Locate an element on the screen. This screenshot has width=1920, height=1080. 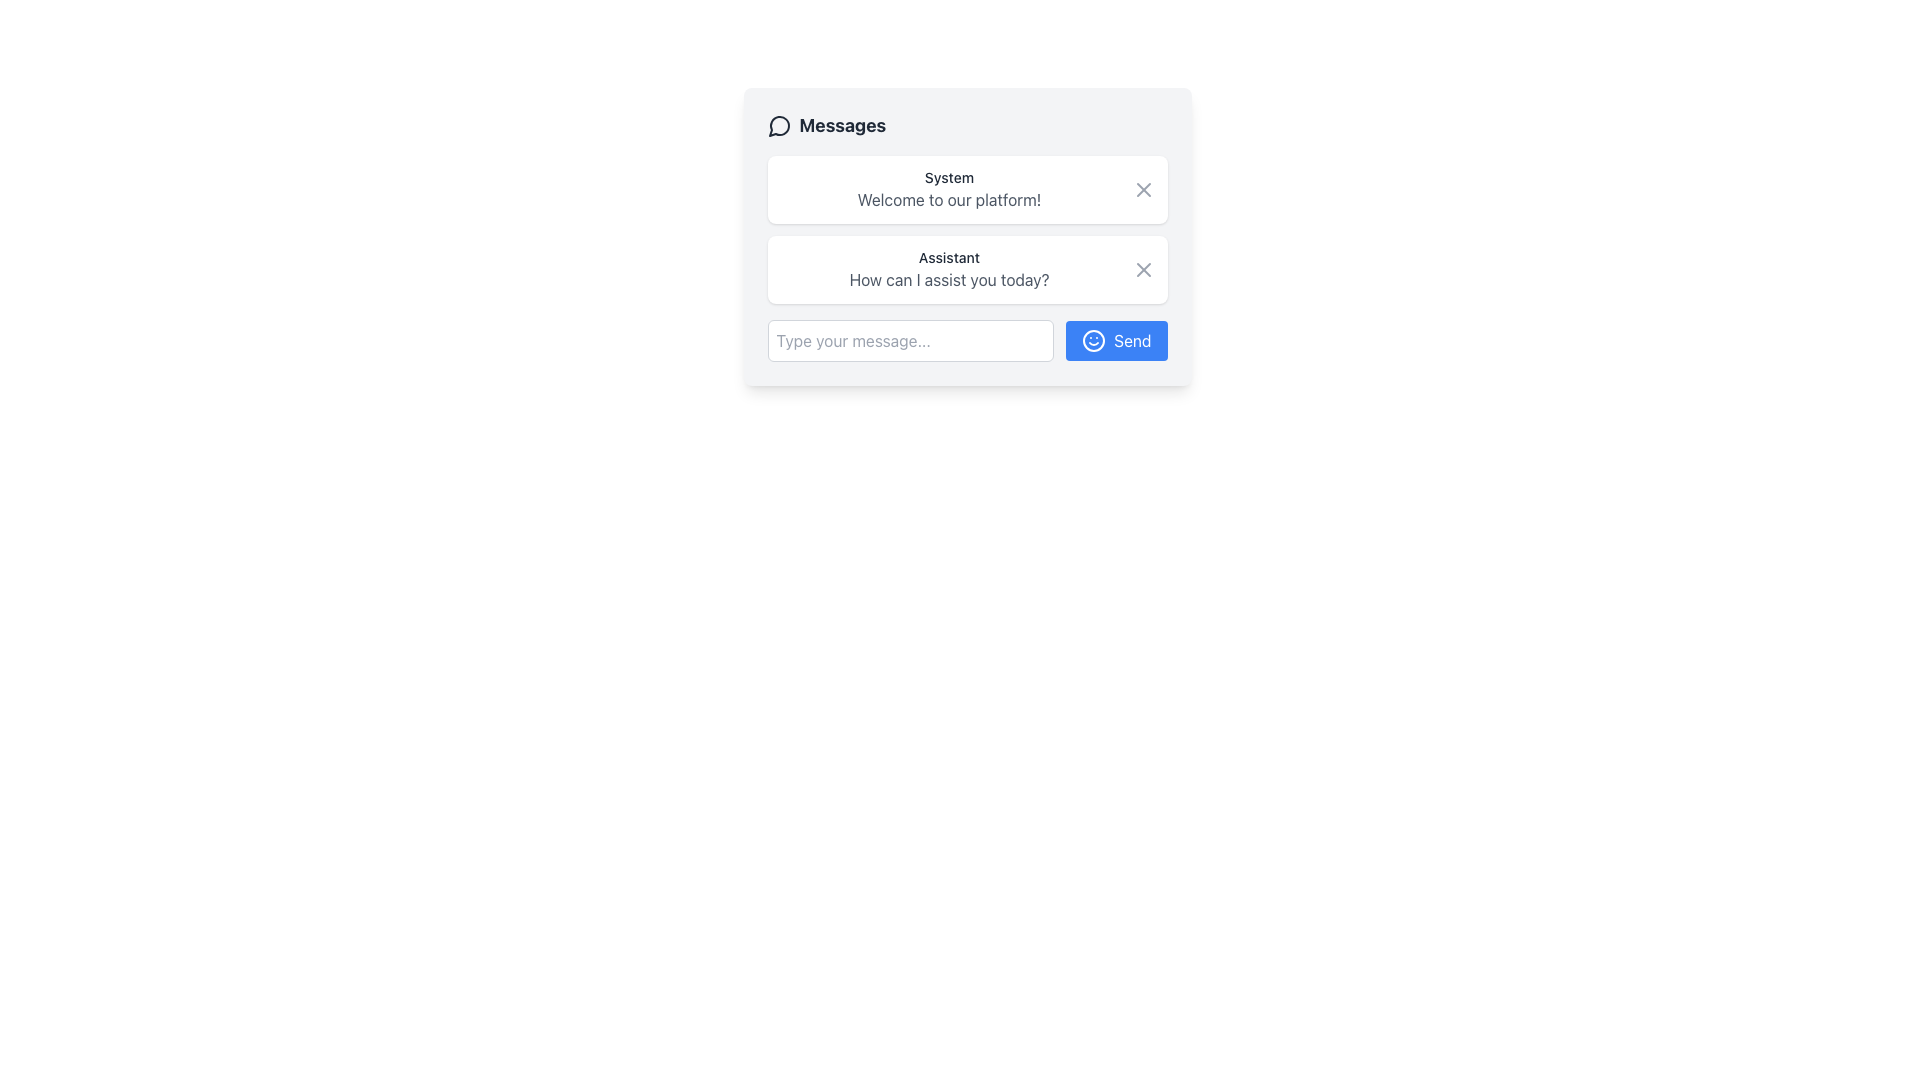
the speech bubble icon located to the left of the 'Messages' label in the header area of the interface is located at coordinates (778, 126).